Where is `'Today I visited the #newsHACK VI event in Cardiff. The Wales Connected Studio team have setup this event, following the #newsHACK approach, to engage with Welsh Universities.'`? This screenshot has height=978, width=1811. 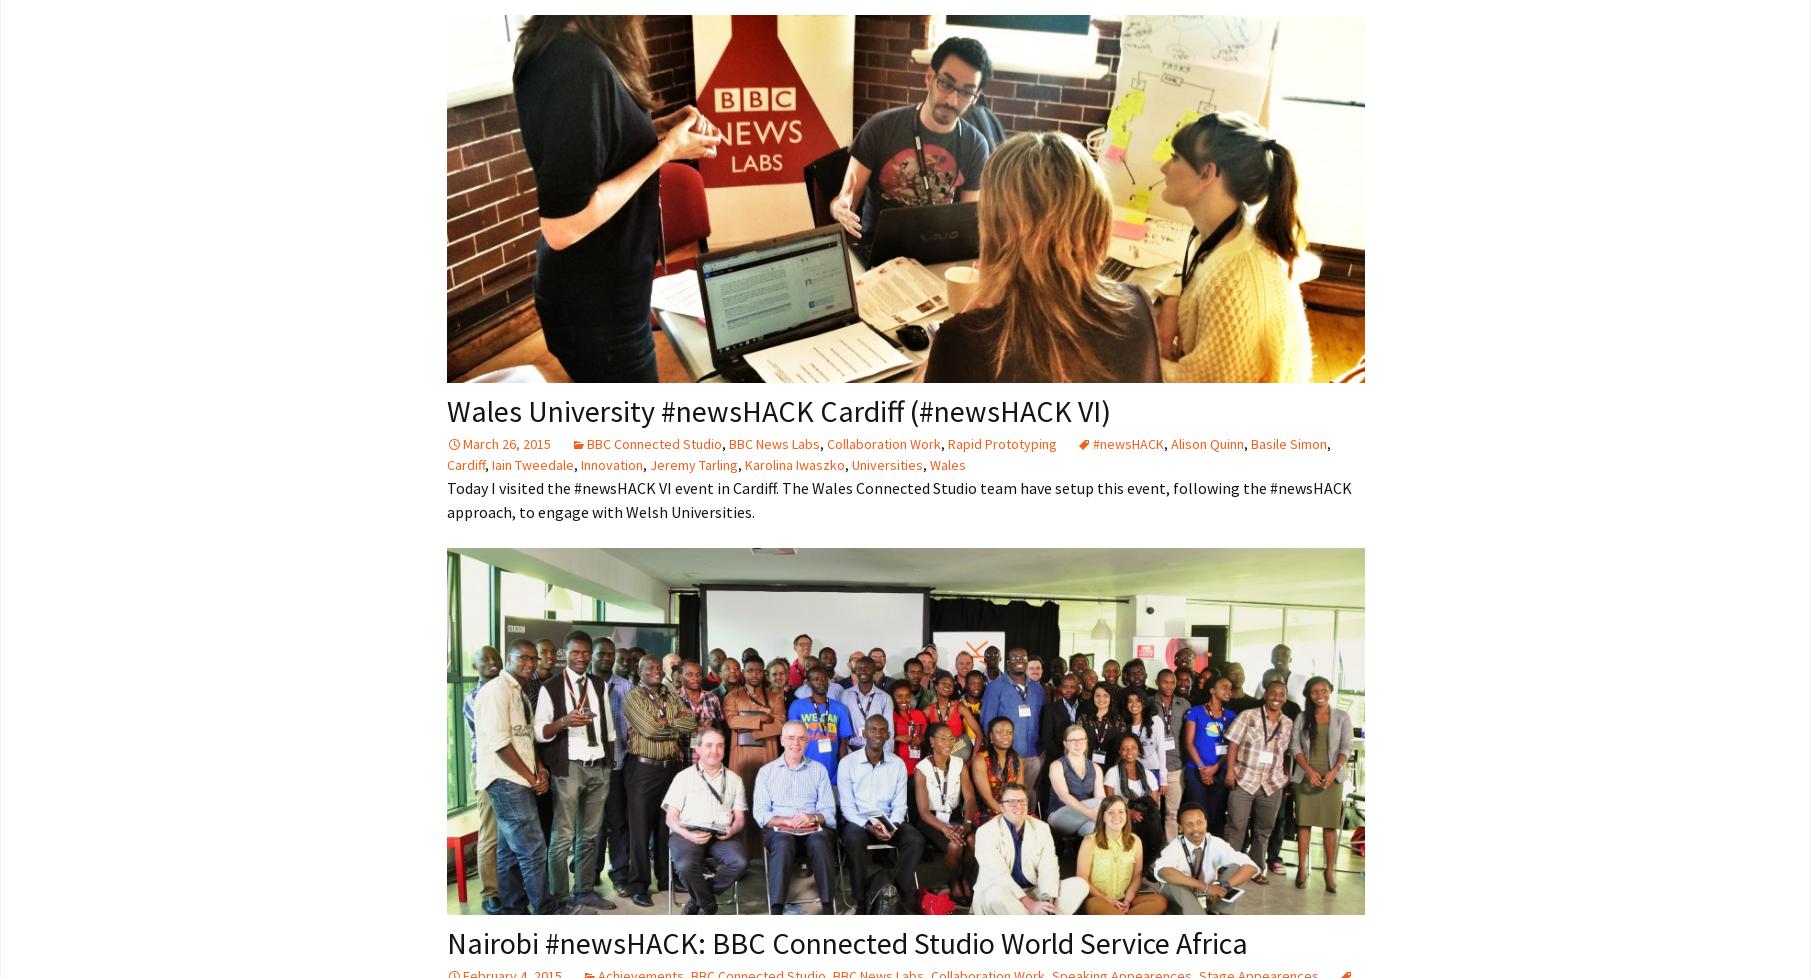 'Today I visited the #newsHACK VI event in Cardiff. The Wales Connected Studio team have setup this event, following the #newsHACK approach, to engage with Welsh Universities.' is located at coordinates (446, 498).